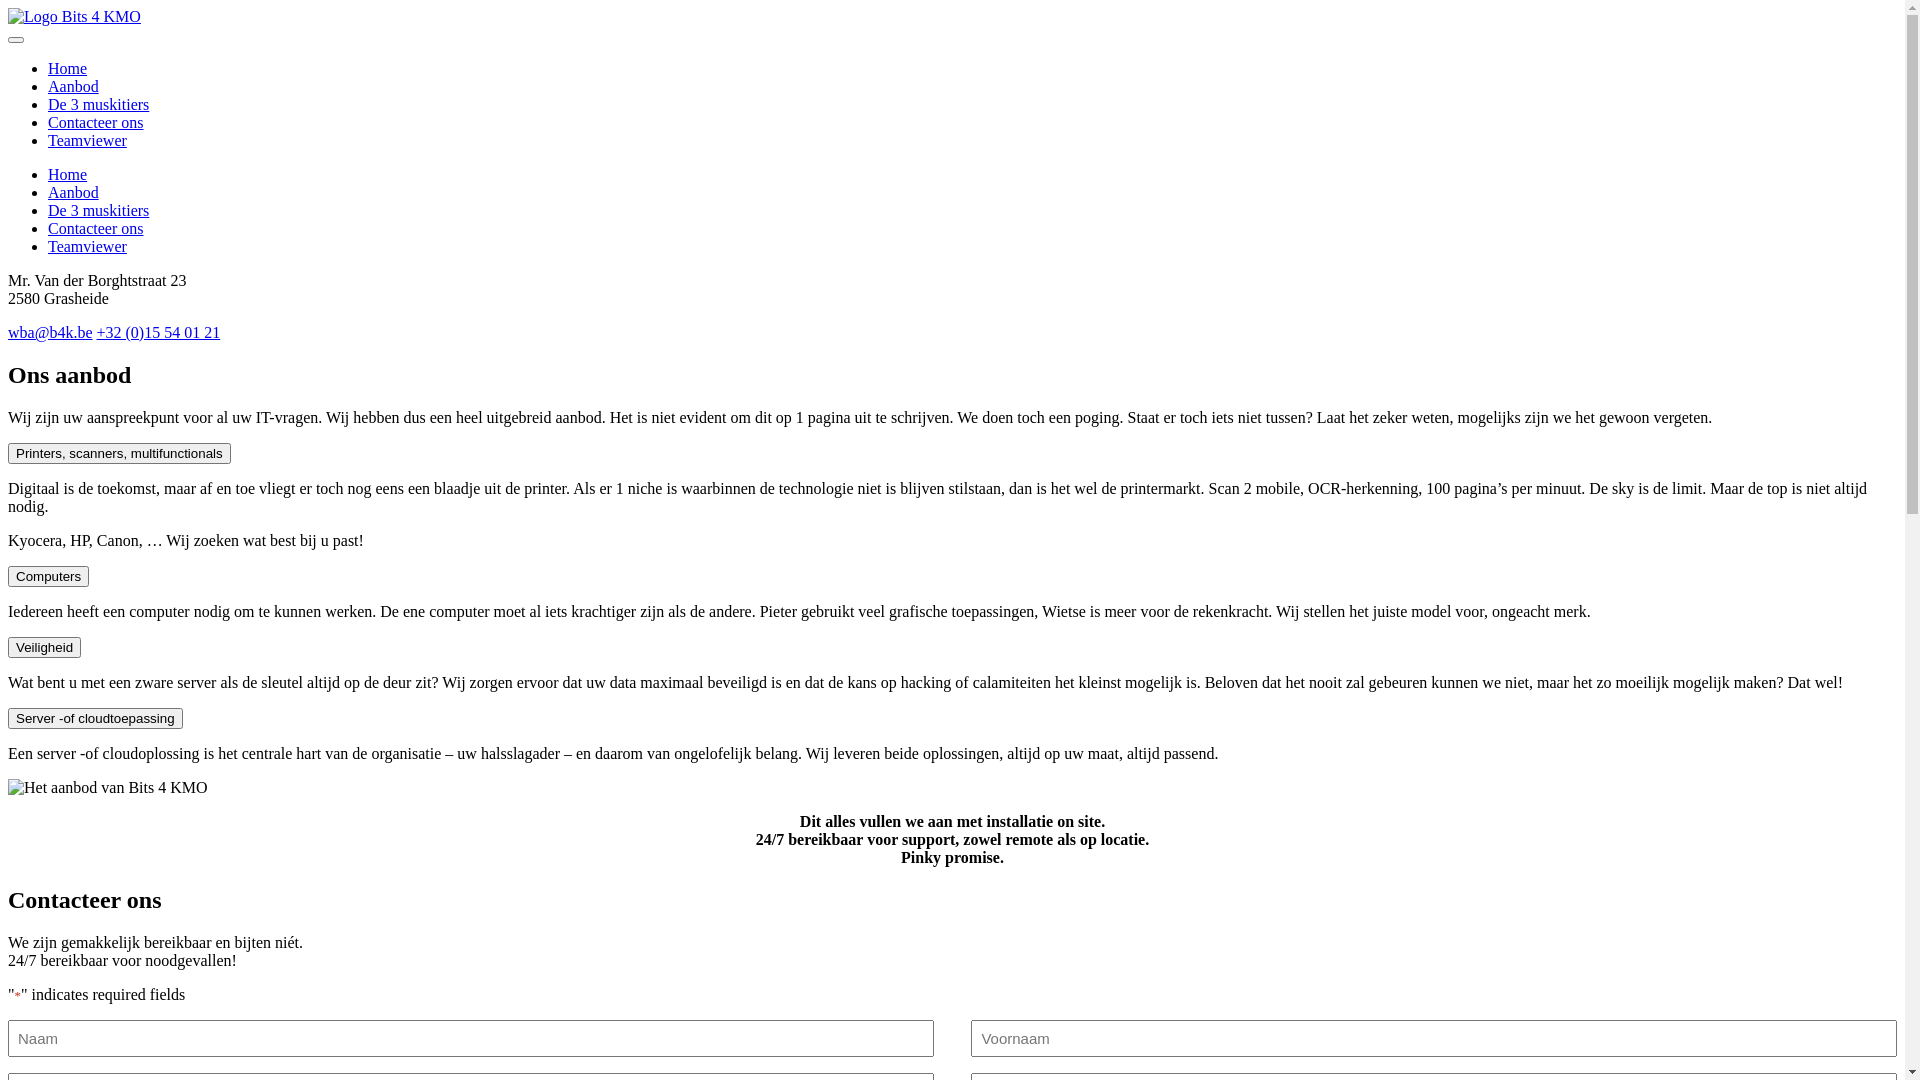 The width and height of the screenshot is (1920, 1080). Describe the element at coordinates (48, 173) in the screenshot. I see `'Home'` at that location.